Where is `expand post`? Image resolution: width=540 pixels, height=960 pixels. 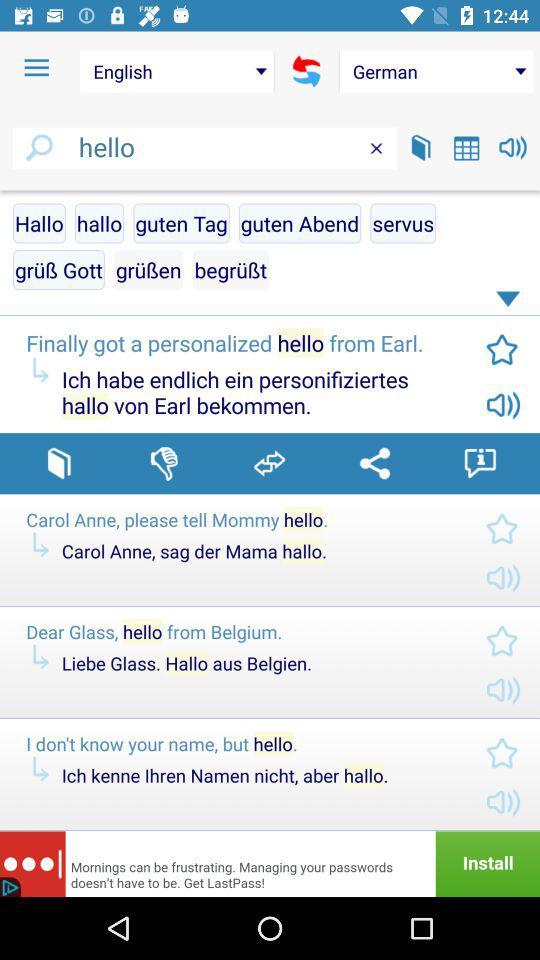 expand post is located at coordinates (511, 303).